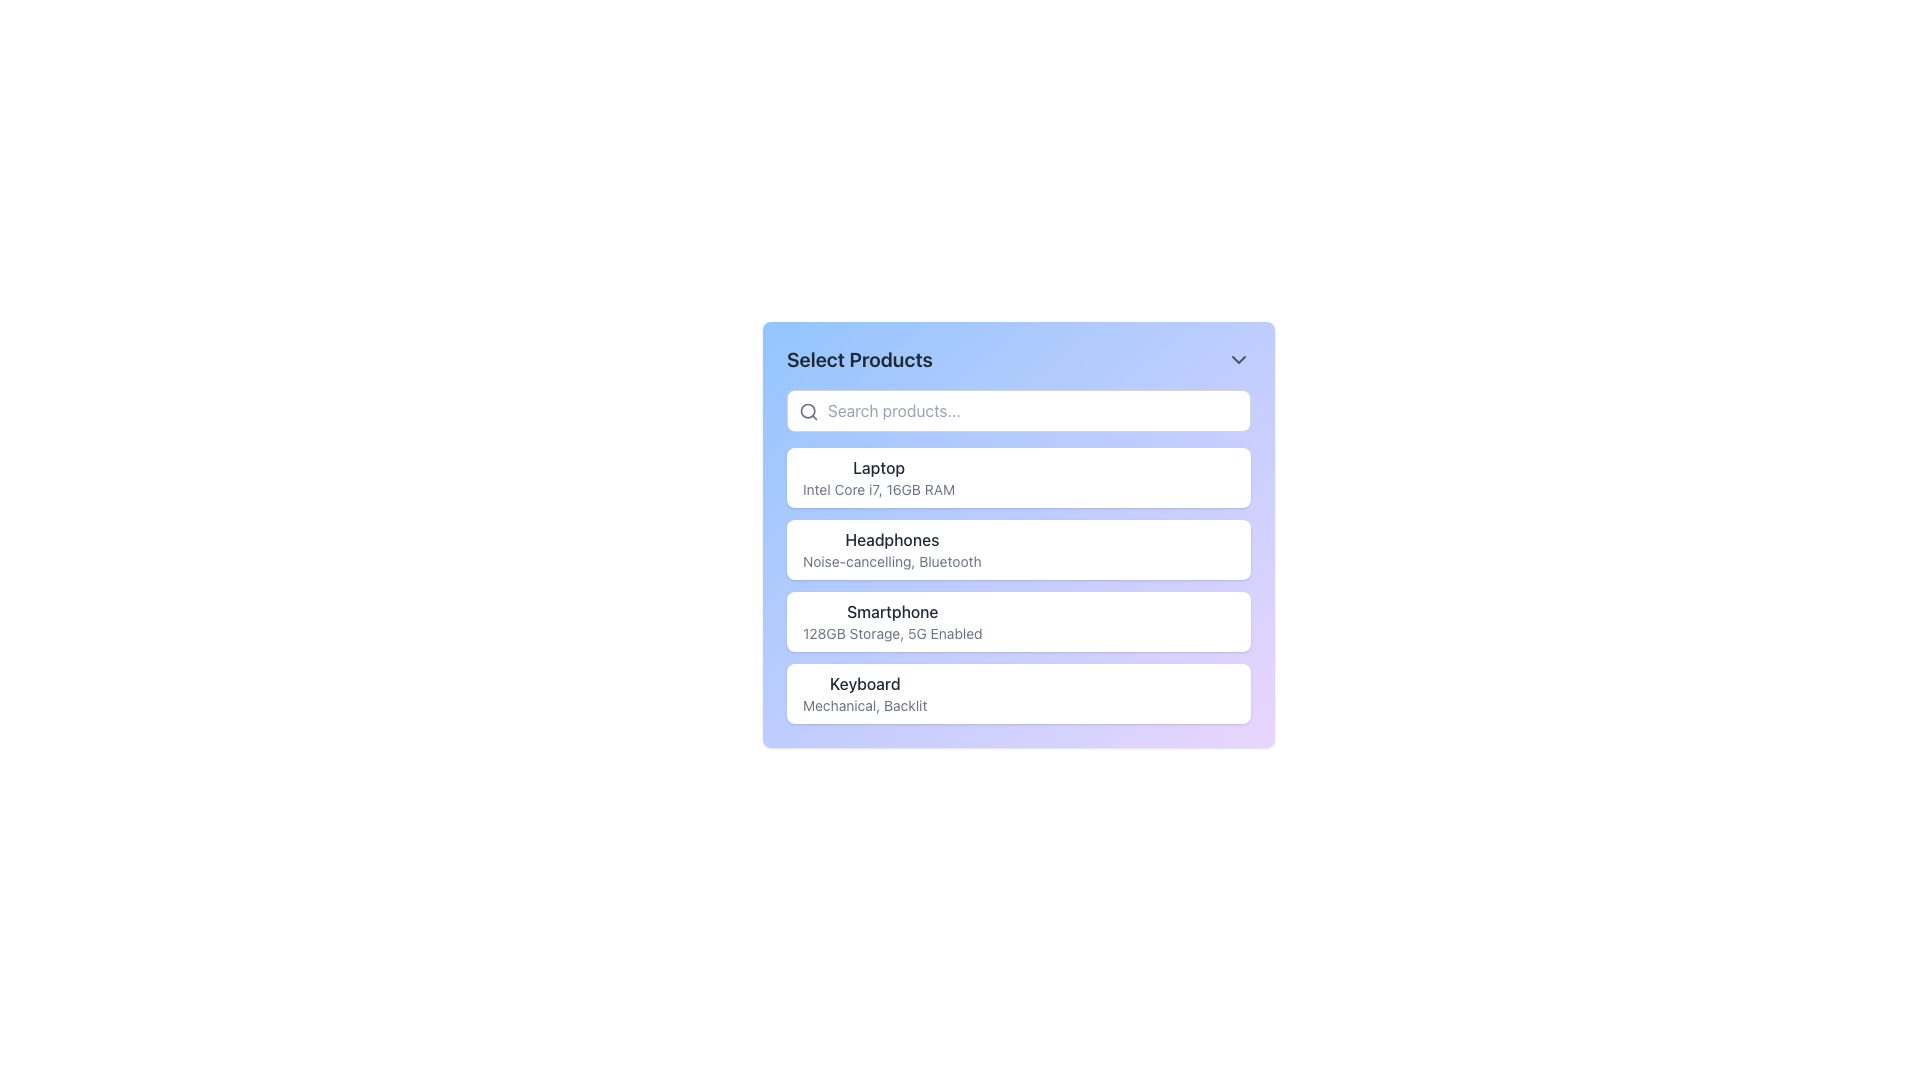  What do you see at coordinates (808, 410) in the screenshot?
I see `the circular part of the magnifying glass icon located at the top-left of the 'Select Products' dropdown panel` at bounding box center [808, 410].